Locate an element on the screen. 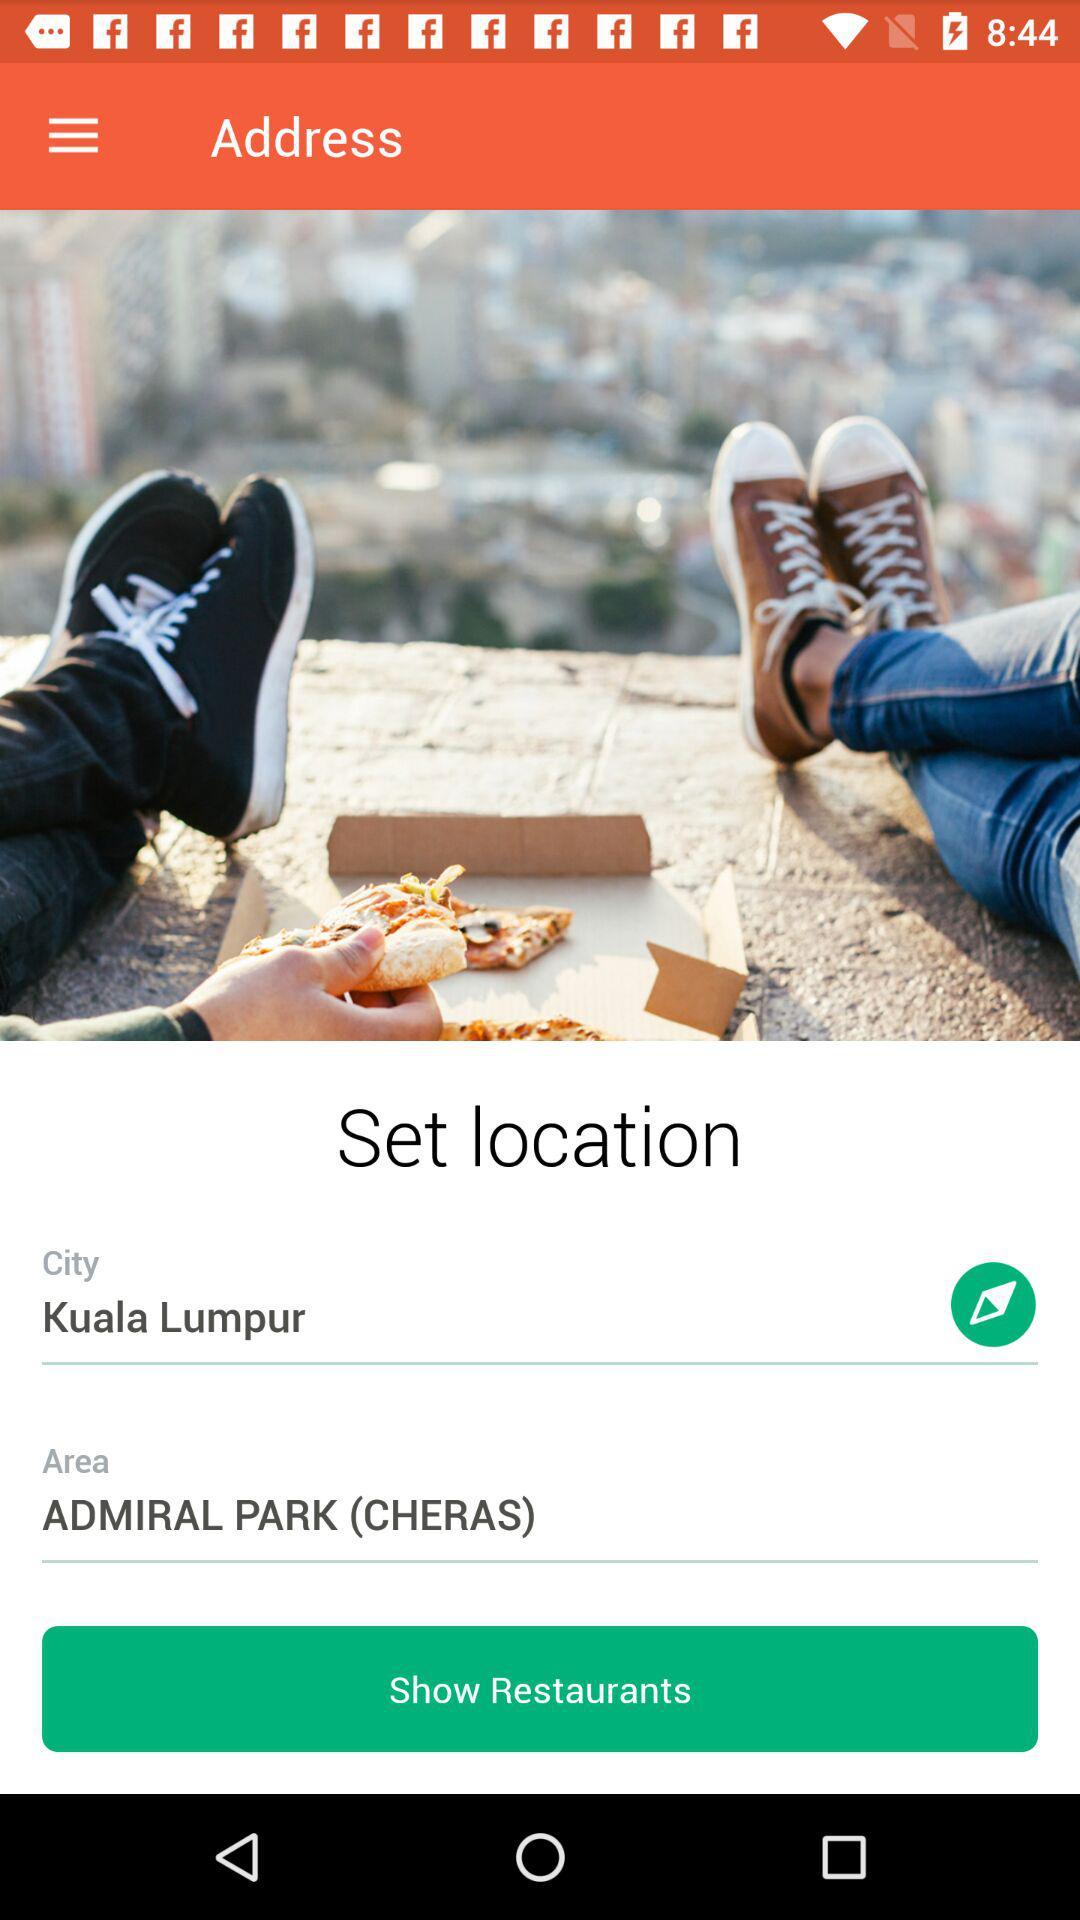  menu is located at coordinates (72, 135).